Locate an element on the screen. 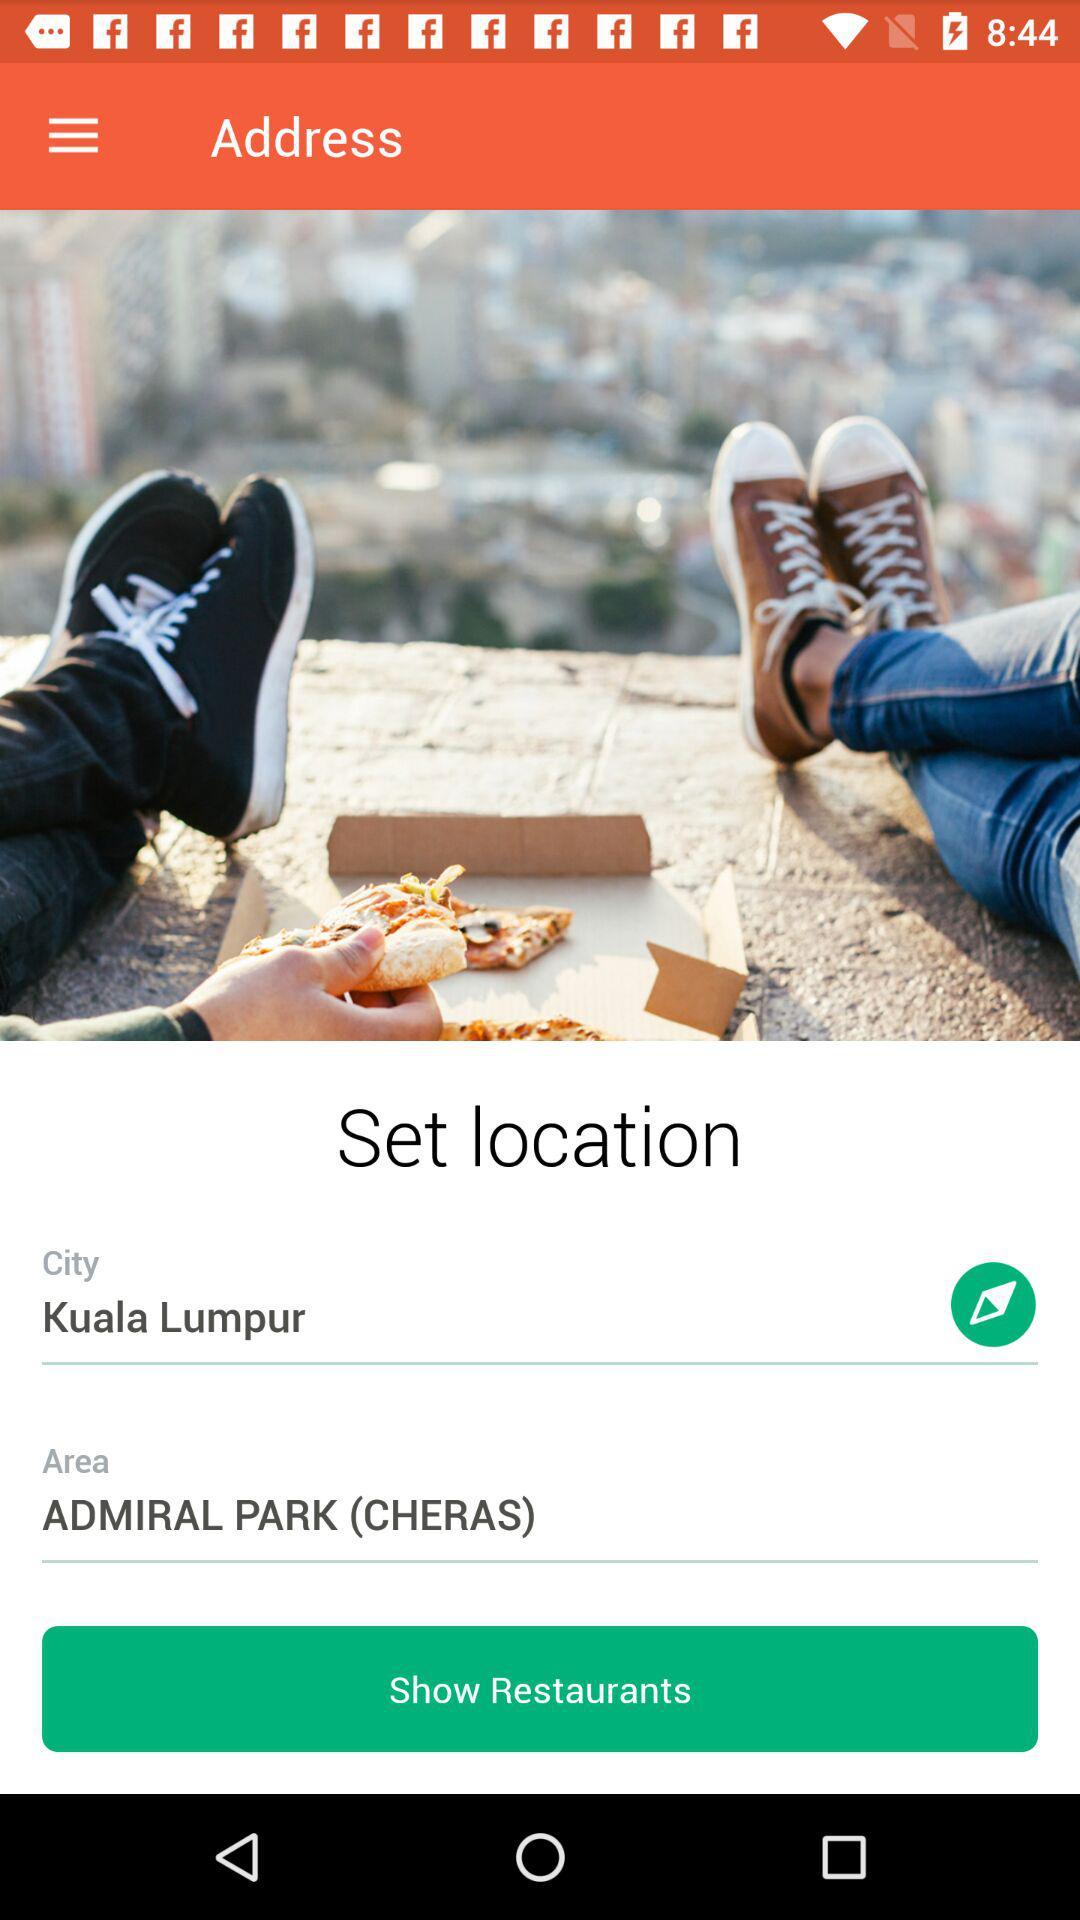  menu is located at coordinates (72, 135).